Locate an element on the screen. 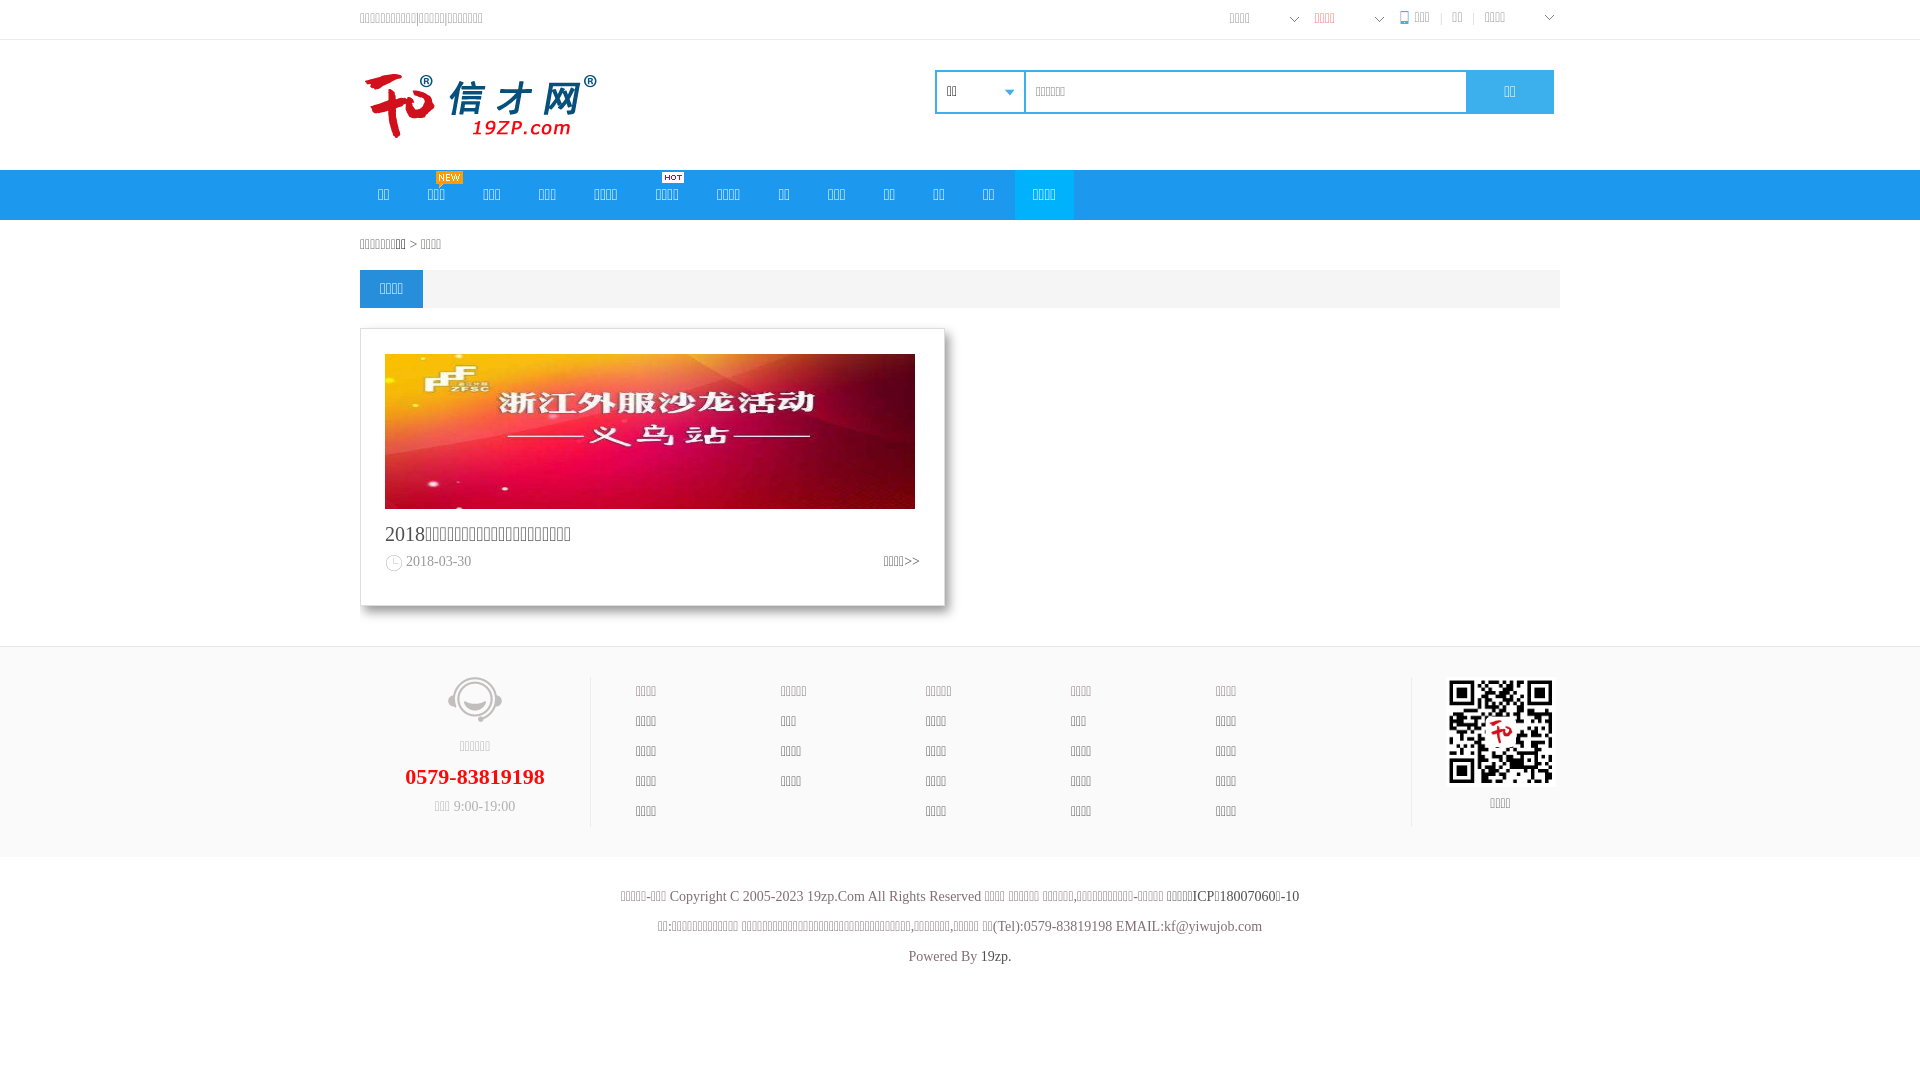 The image size is (1920, 1080). '19zp.' is located at coordinates (996, 955).